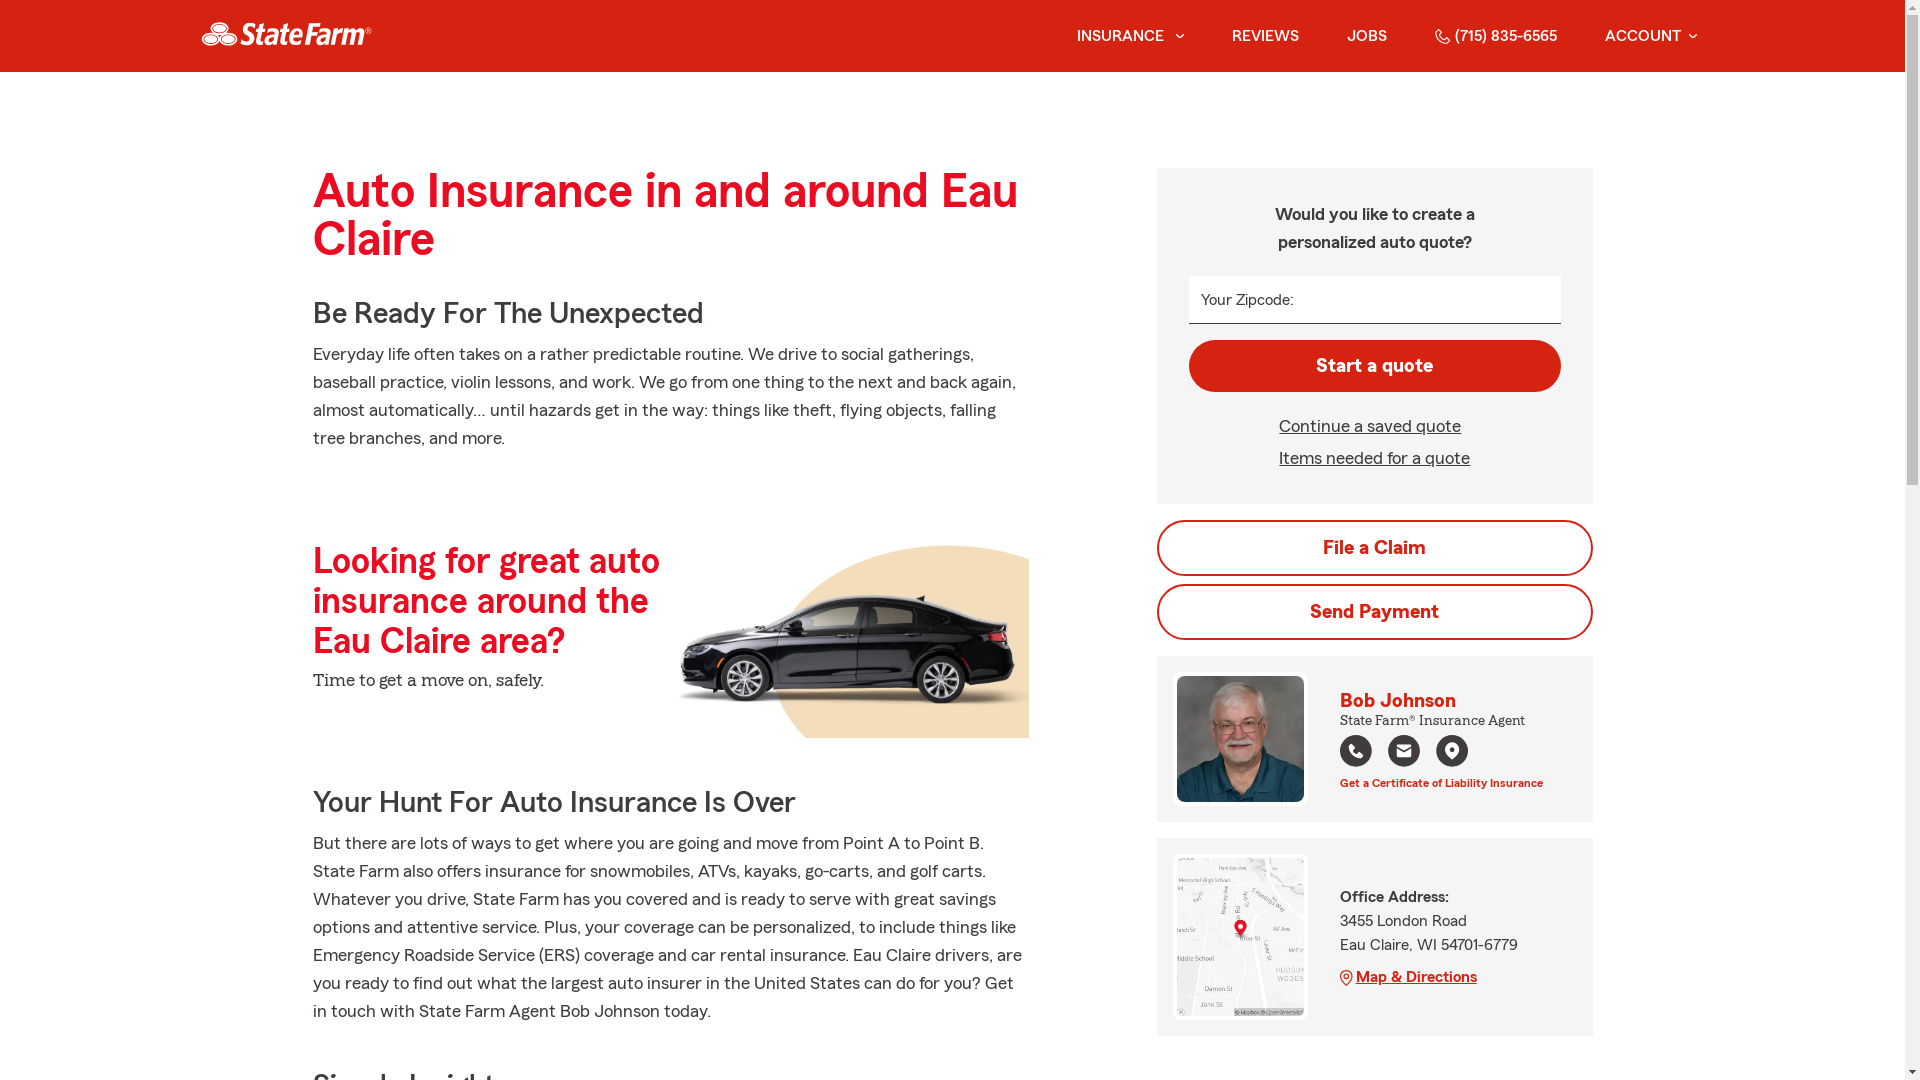  Describe the element at coordinates (1116, 35) in the screenshot. I see `'INSURANCE'` at that location.